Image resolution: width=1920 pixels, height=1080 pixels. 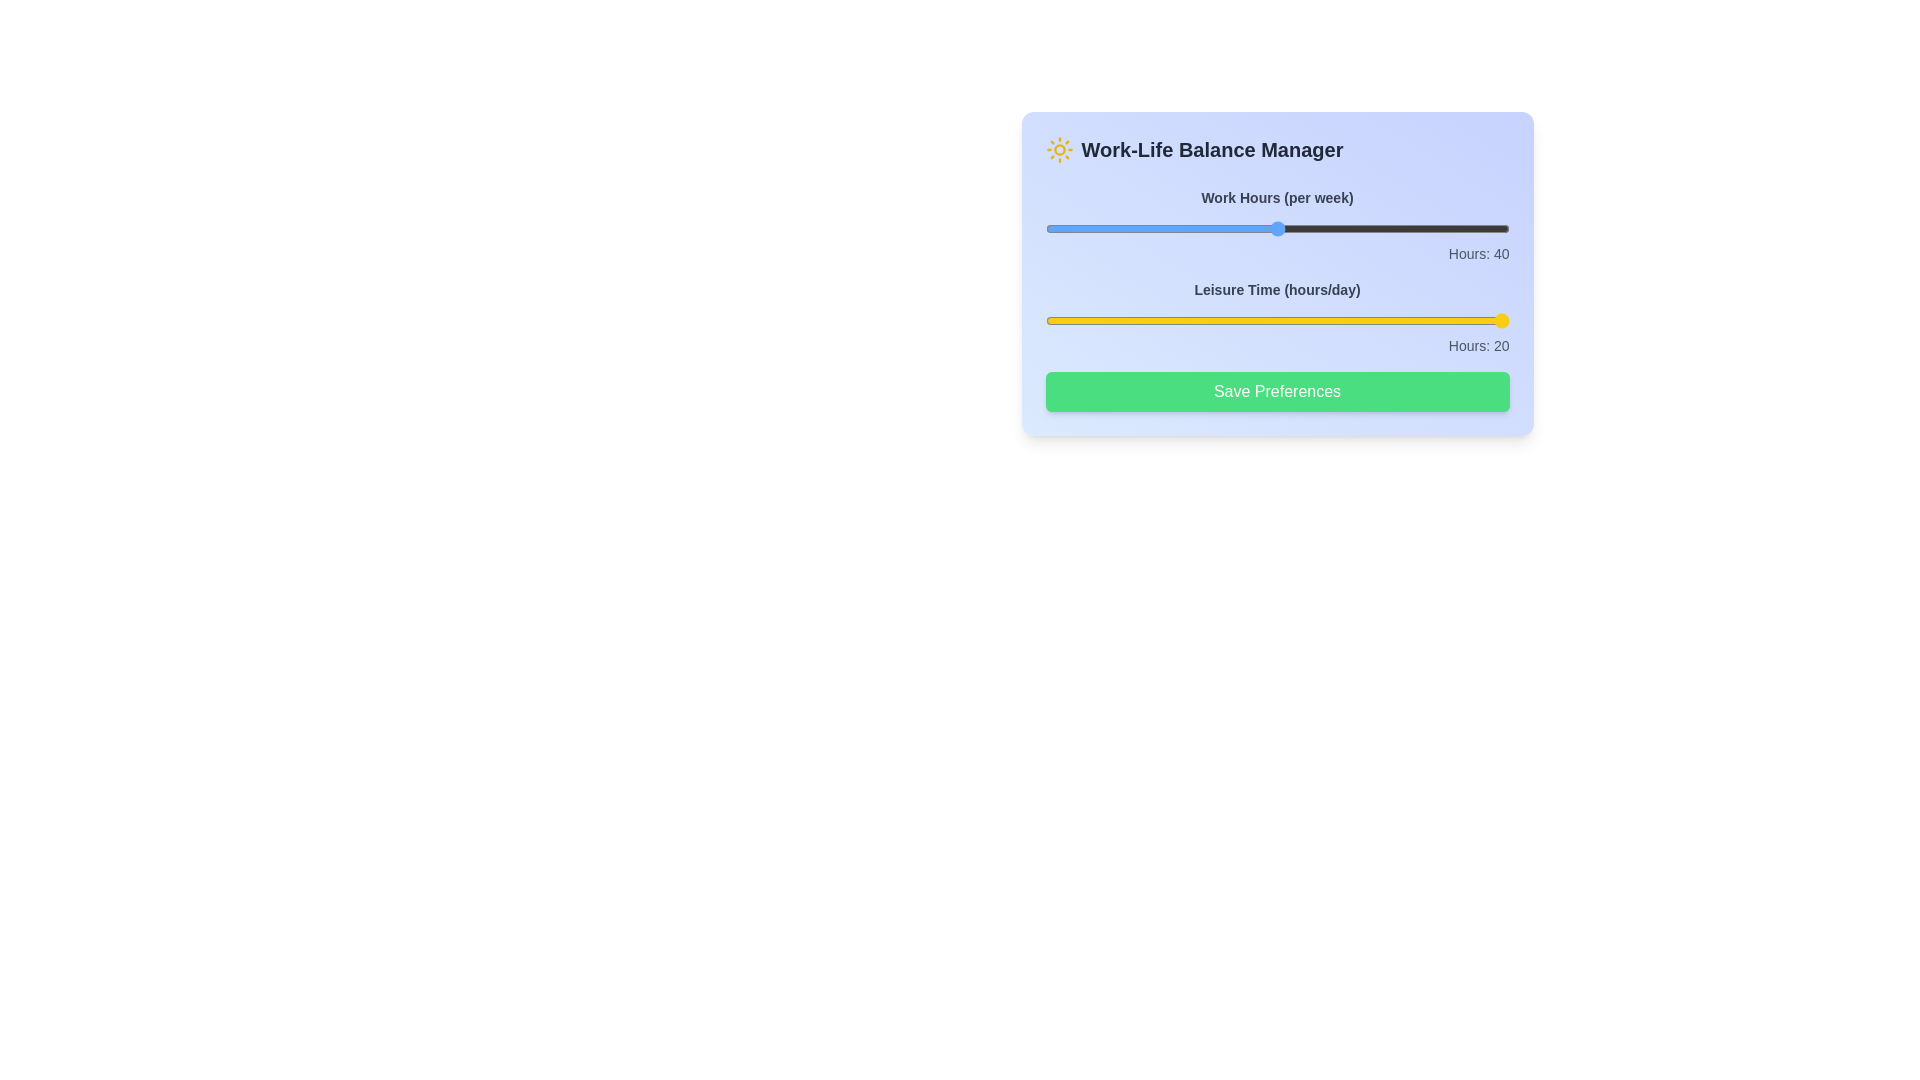 I want to click on the 'Work Hours' slider to set it to 38 hours per week, so click(x=1253, y=227).